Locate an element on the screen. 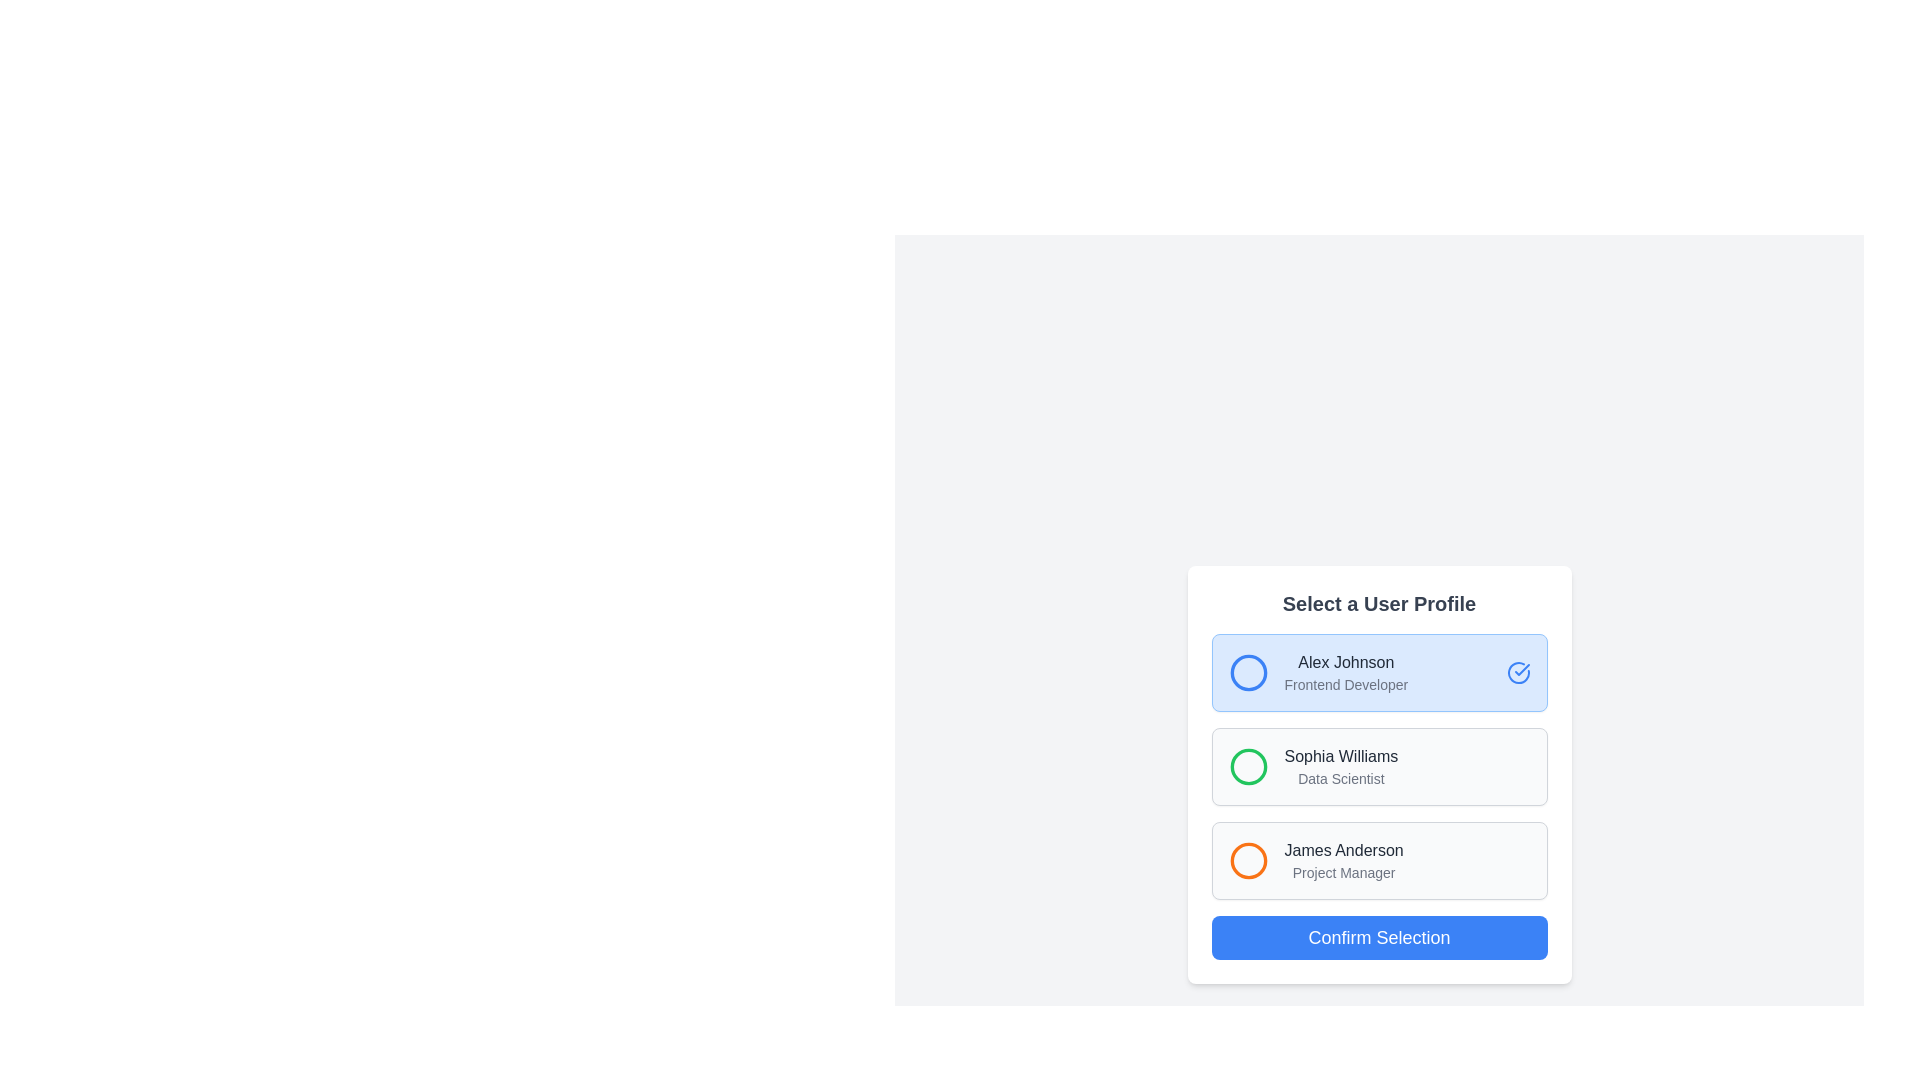 This screenshot has width=1920, height=1080. SVG circle element that serves as a visual indicator for the user profile option labeled 'James Anderson - Project Manager' by clicking on its center point is located at coordinates (1247, 859).